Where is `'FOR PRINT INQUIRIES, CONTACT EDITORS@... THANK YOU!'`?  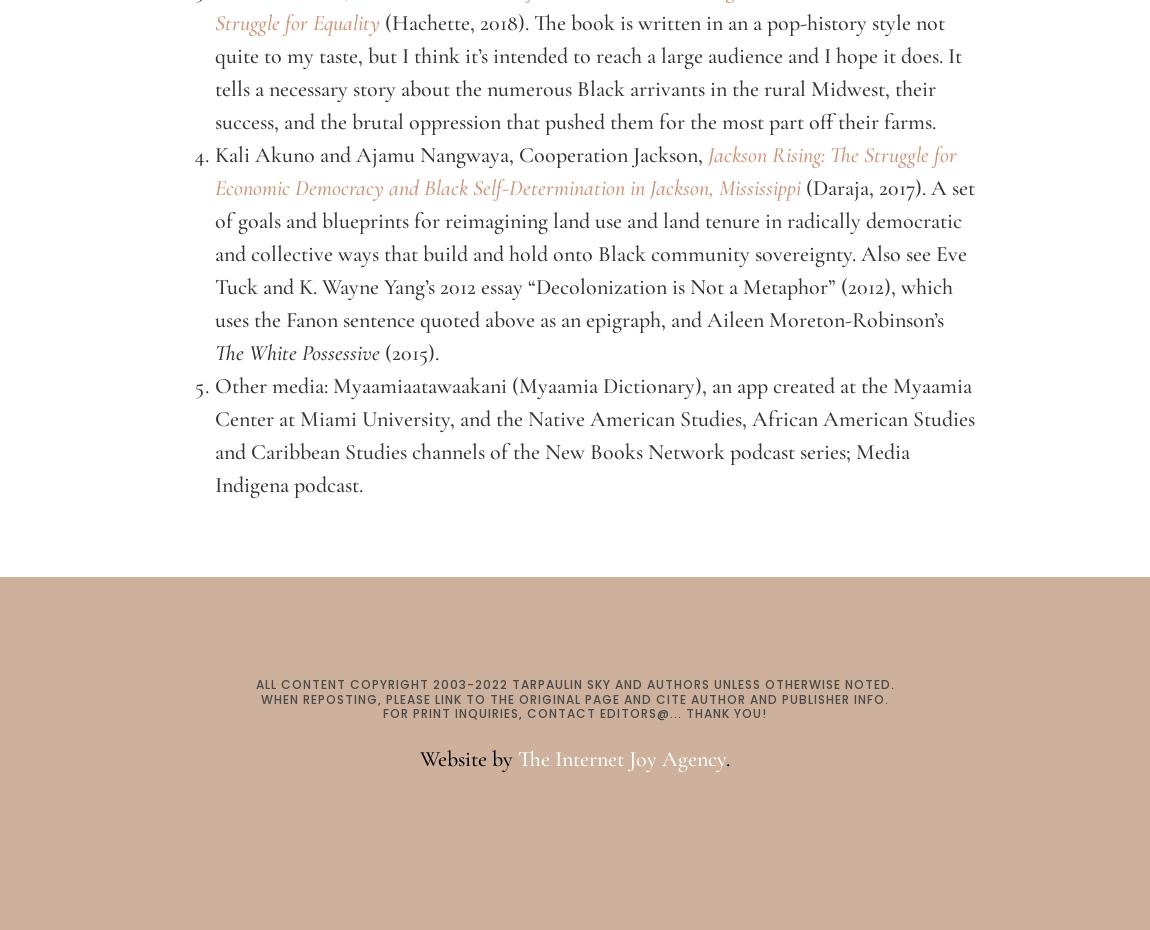
'FOR PRINT INQUIRIES, CONTACT EDITORS@... THANK YOU!' is located at coordinates (575, 713).